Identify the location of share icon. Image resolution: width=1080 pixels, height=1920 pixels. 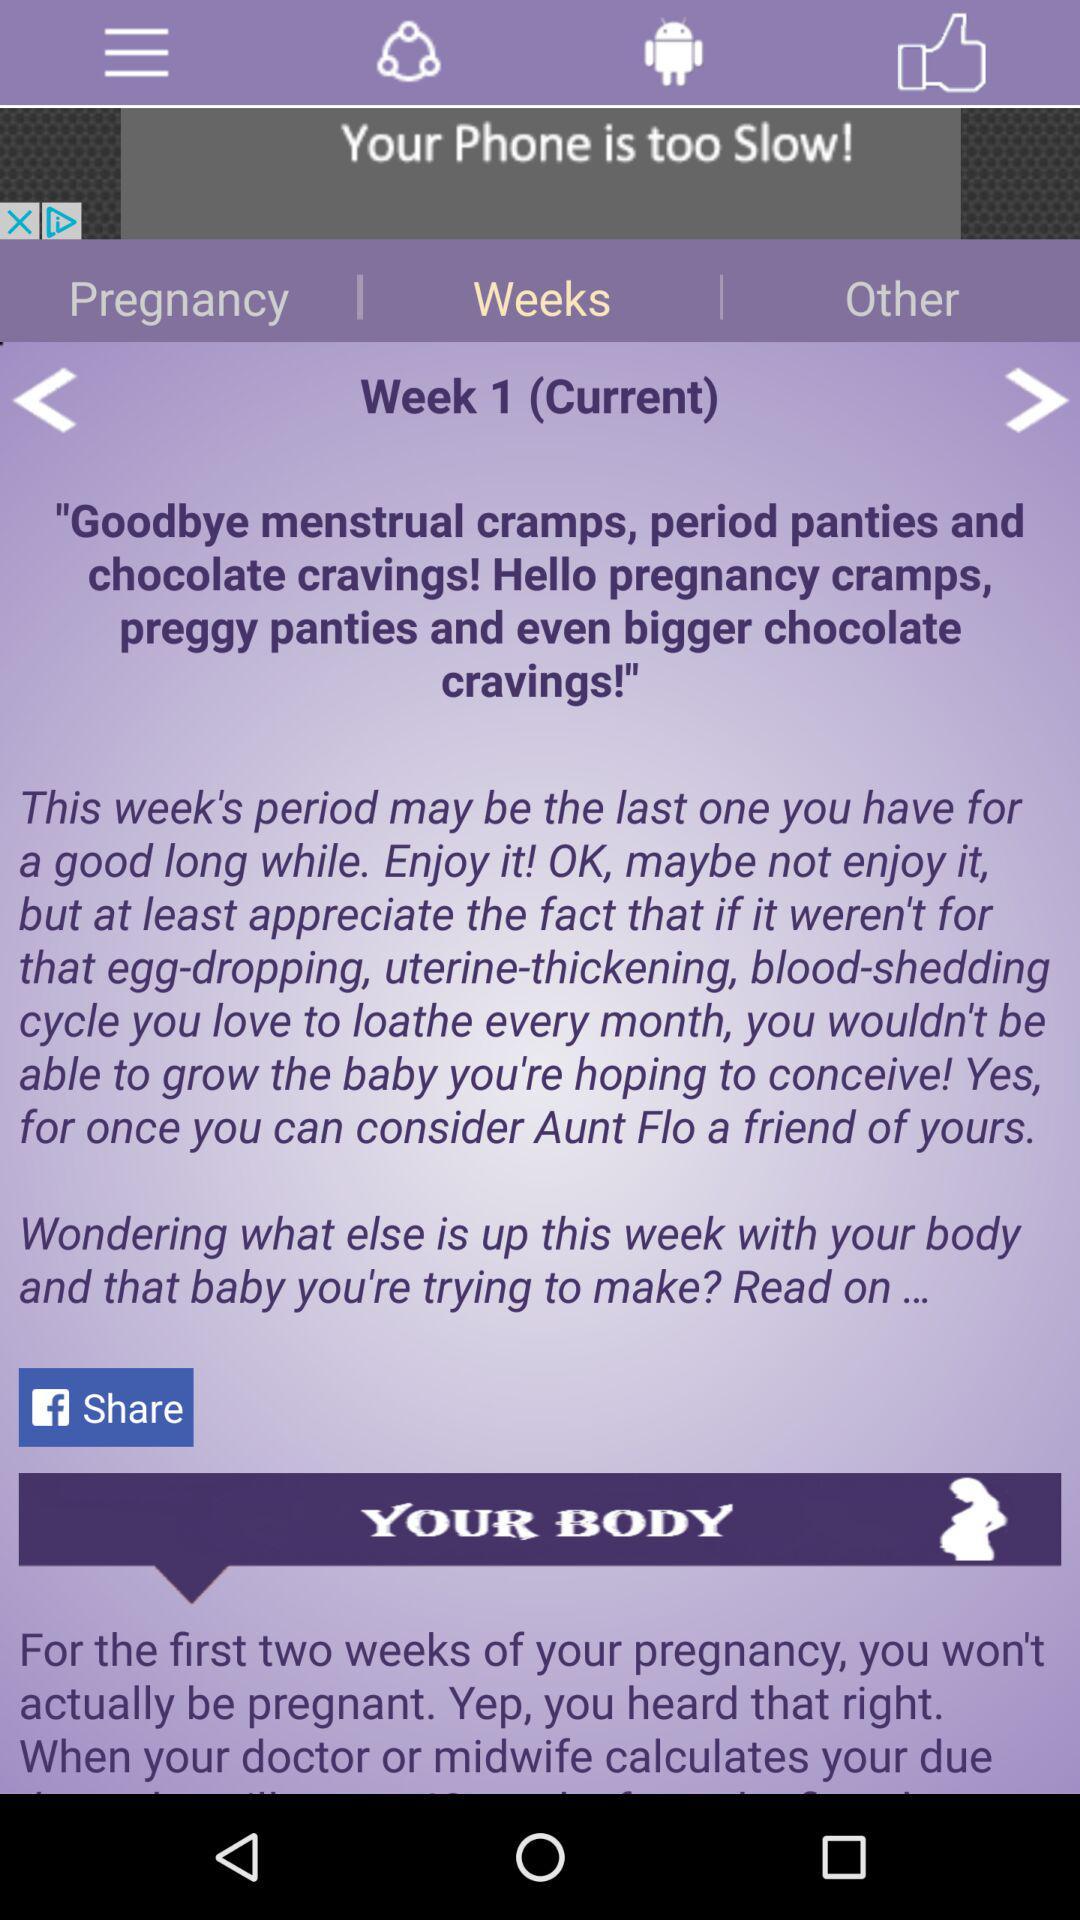
(407, 52).